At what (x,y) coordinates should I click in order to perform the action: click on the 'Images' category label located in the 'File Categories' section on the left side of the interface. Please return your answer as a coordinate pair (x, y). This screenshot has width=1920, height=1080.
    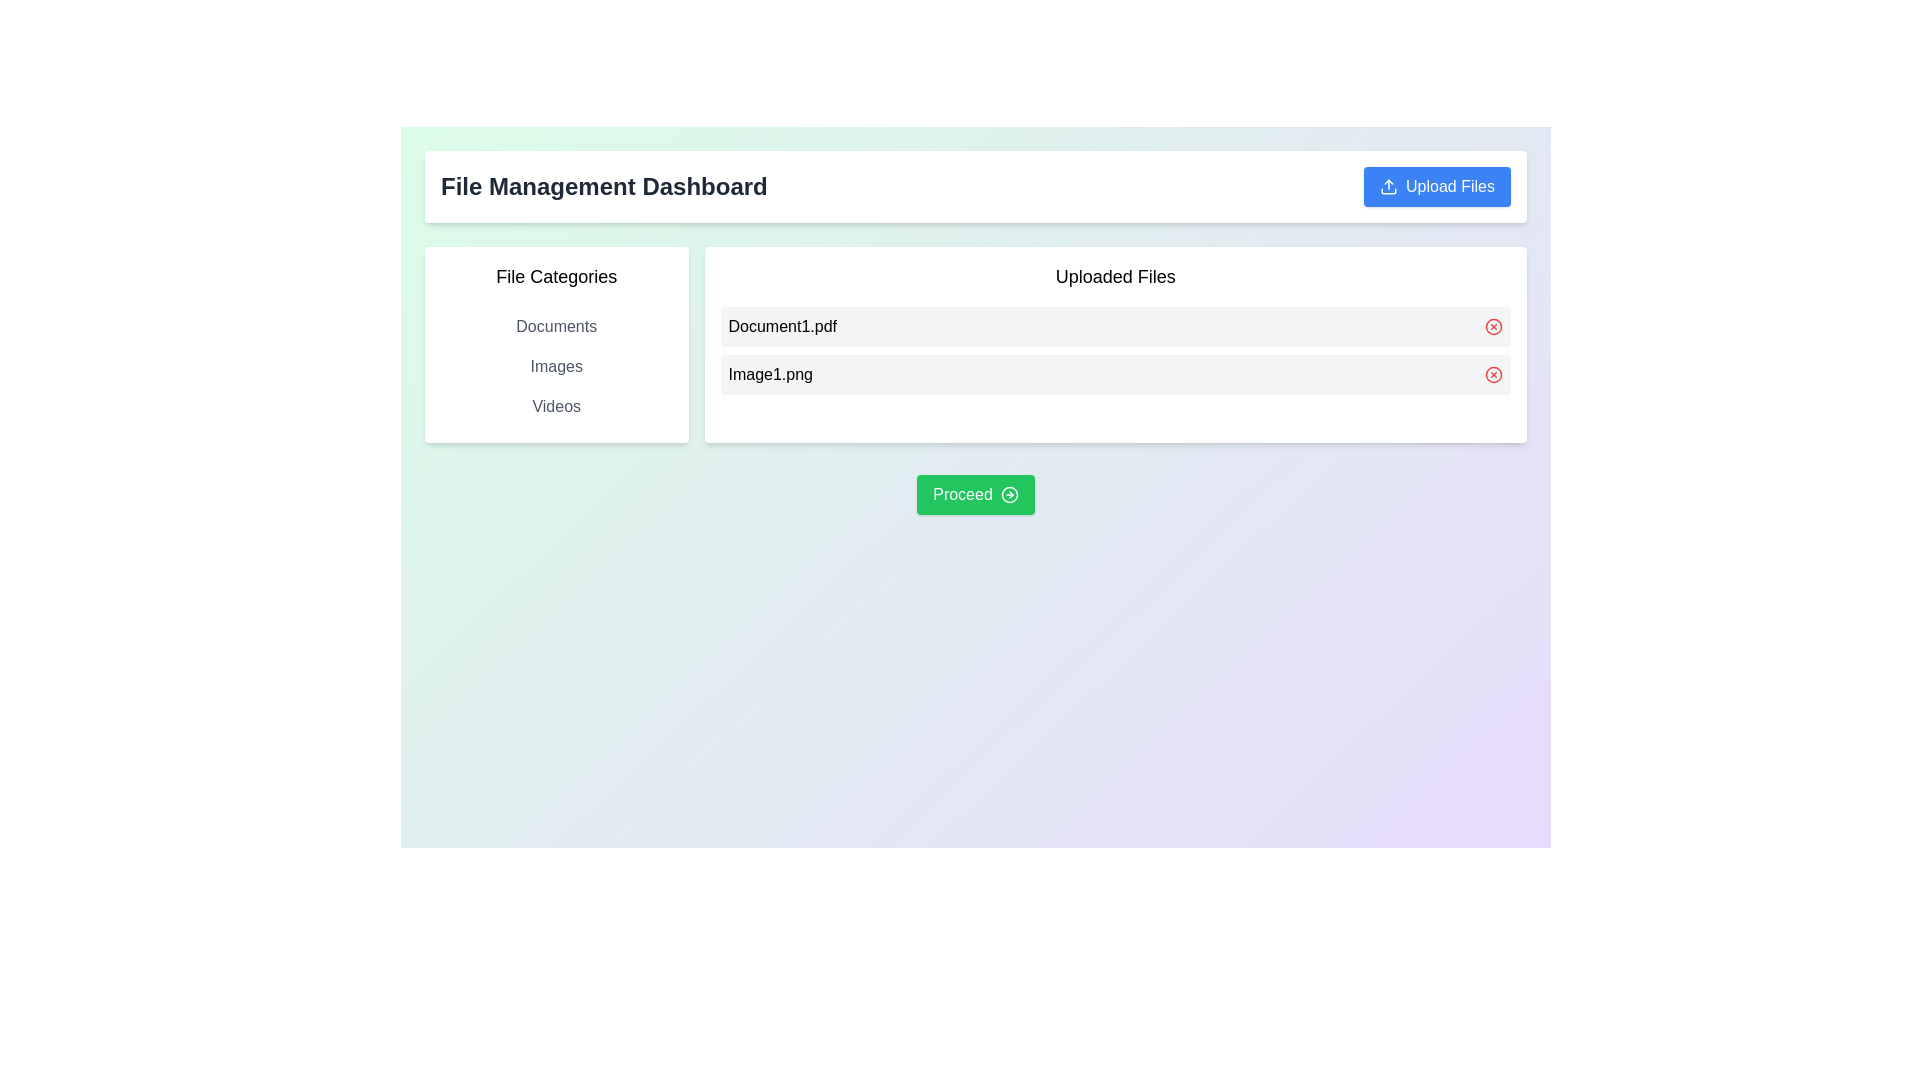
    Looking at the image, I should click on (556, 366).